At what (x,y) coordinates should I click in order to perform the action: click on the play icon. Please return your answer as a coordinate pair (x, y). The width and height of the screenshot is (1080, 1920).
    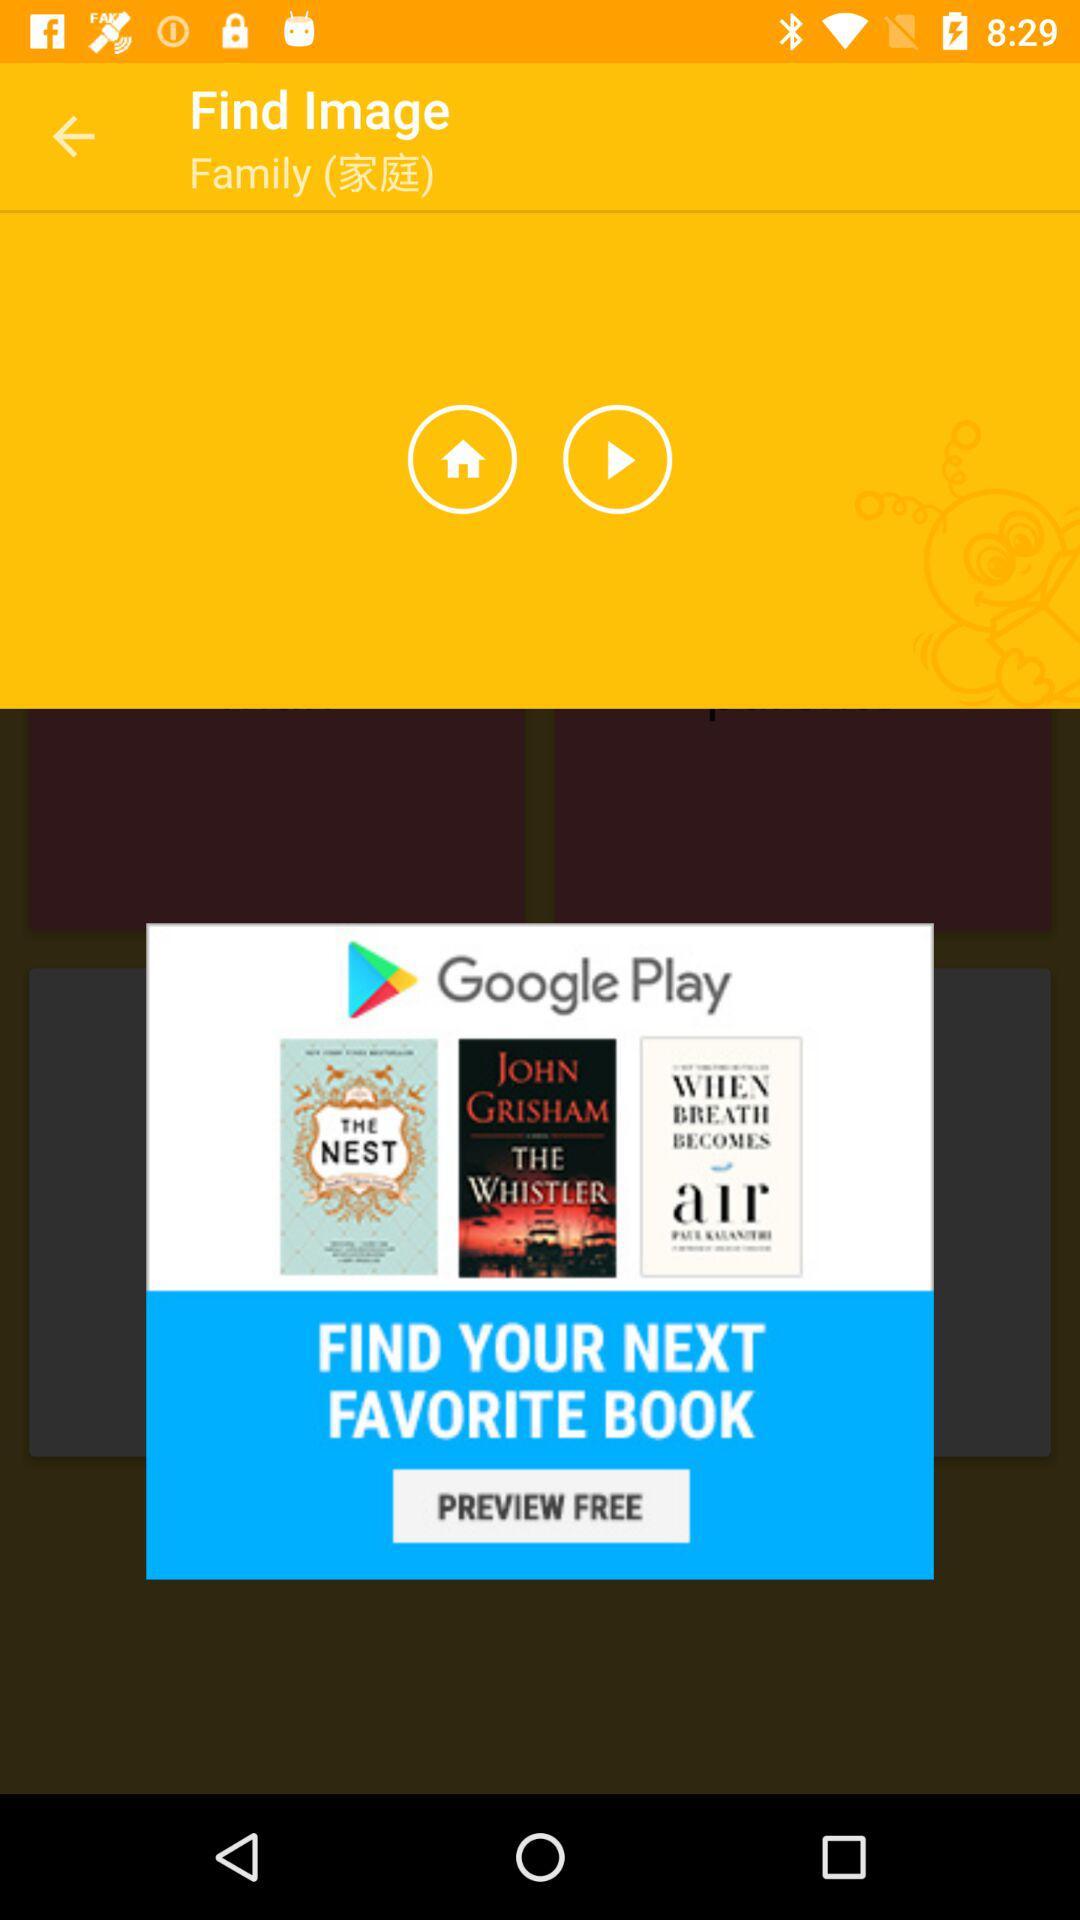
    Looking at the image, I should click on (616, 458).